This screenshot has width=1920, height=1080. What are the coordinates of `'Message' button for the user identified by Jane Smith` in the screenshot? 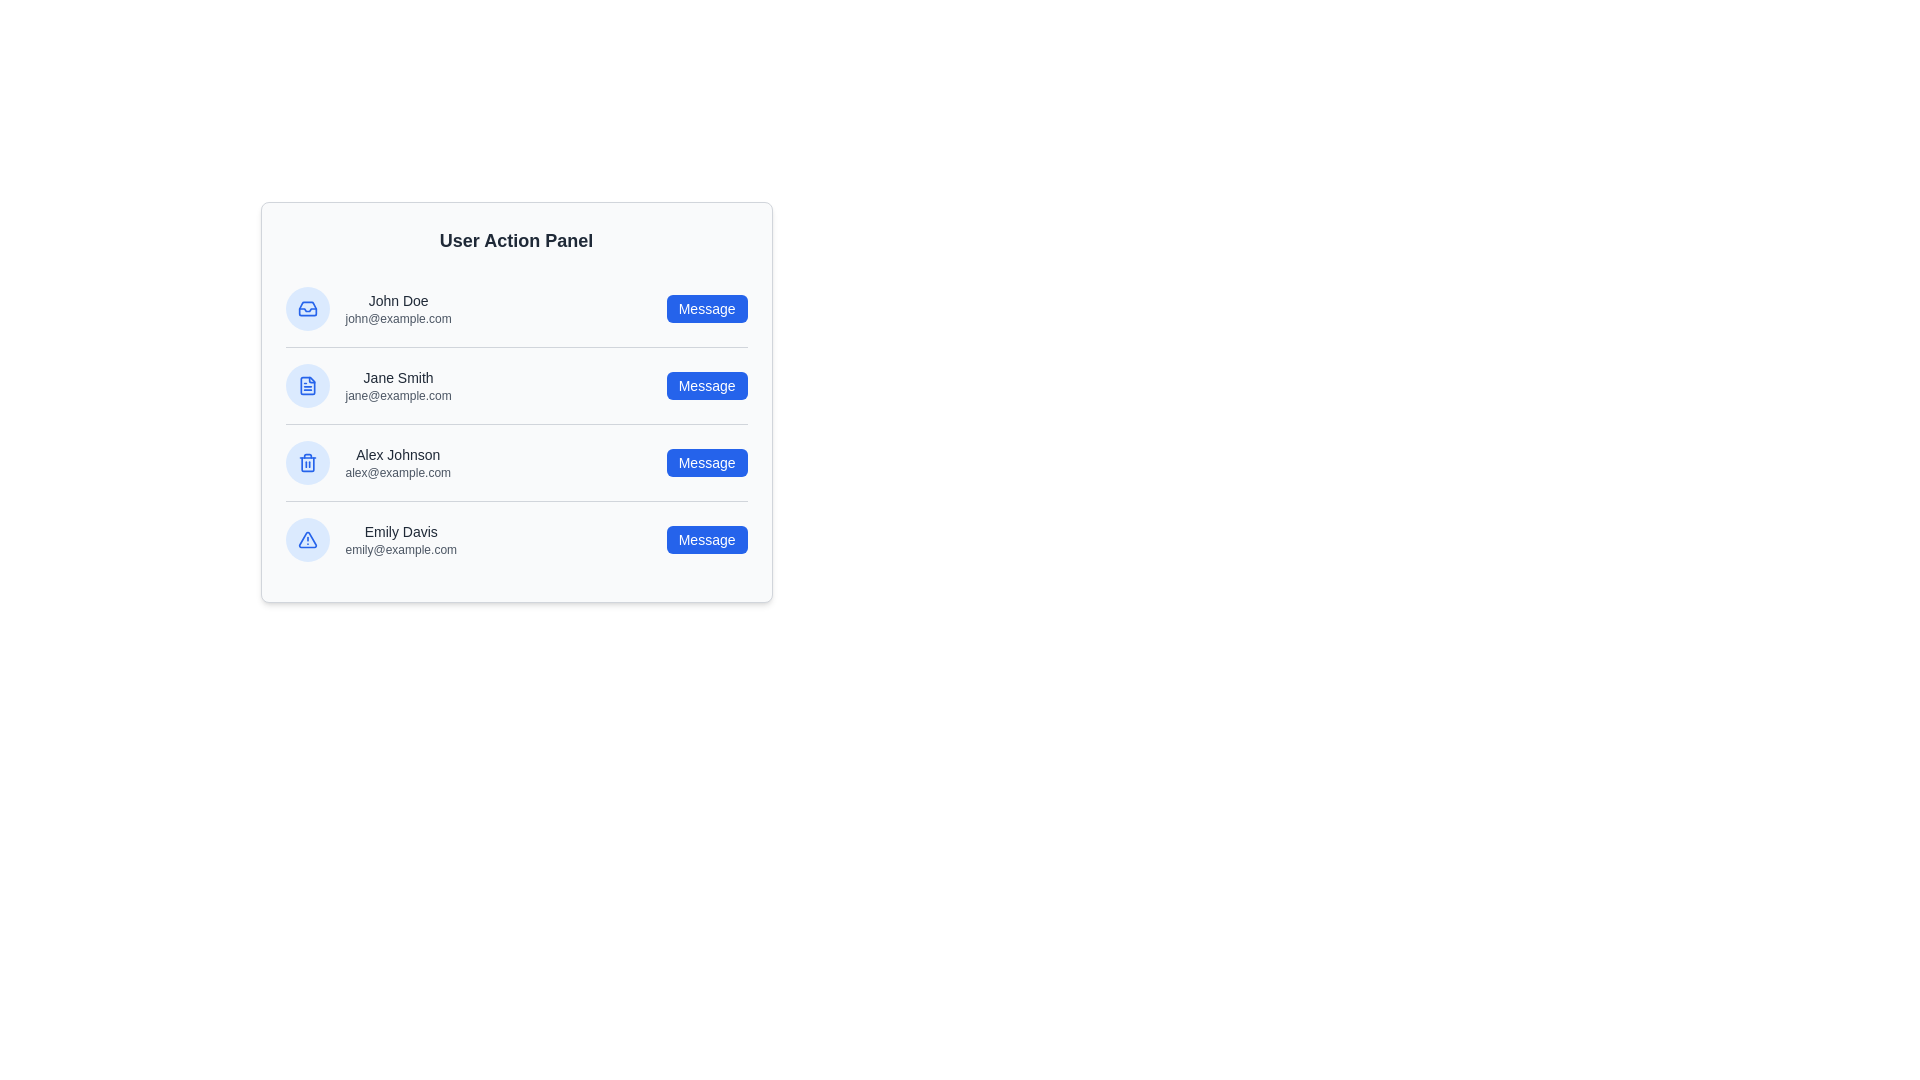 It's located at (707, 385).